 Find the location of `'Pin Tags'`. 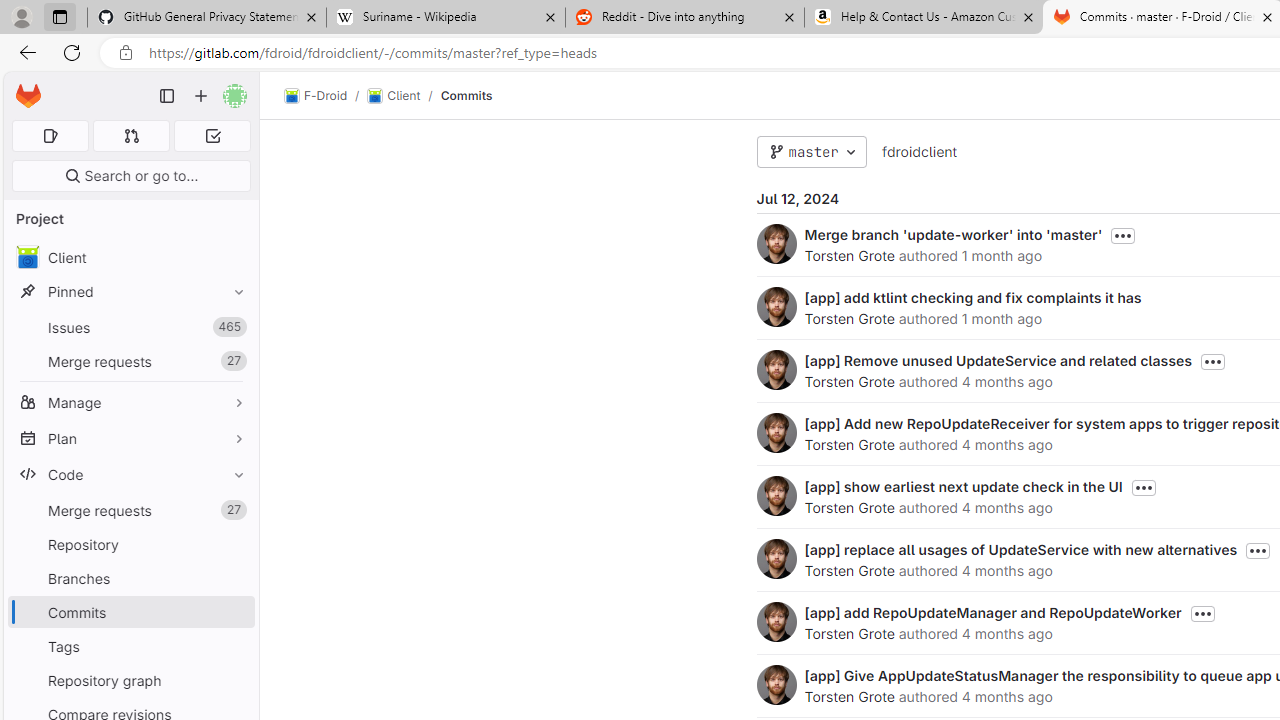

'Pin Tags' is located at coordinates (234, 646).